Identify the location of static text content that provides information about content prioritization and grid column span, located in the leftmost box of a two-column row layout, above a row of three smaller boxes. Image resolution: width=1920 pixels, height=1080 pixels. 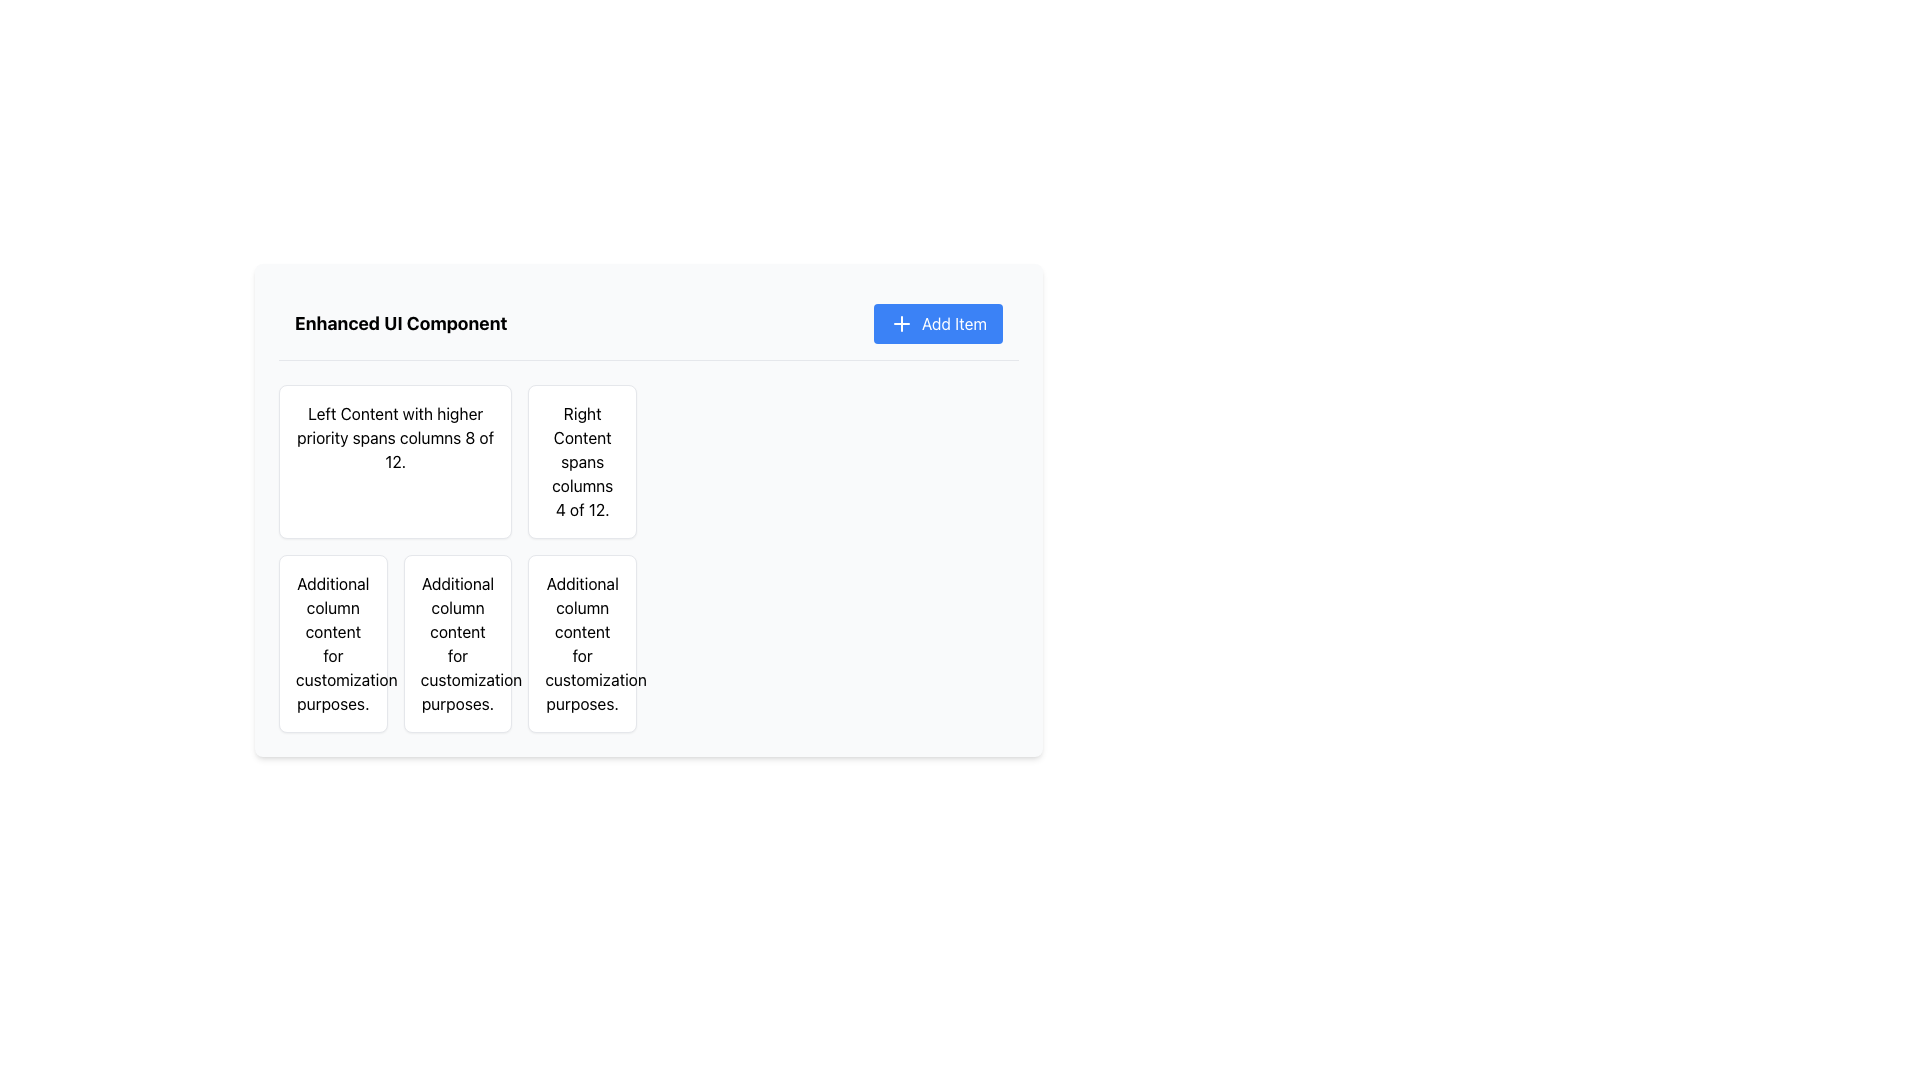
(395, 437).